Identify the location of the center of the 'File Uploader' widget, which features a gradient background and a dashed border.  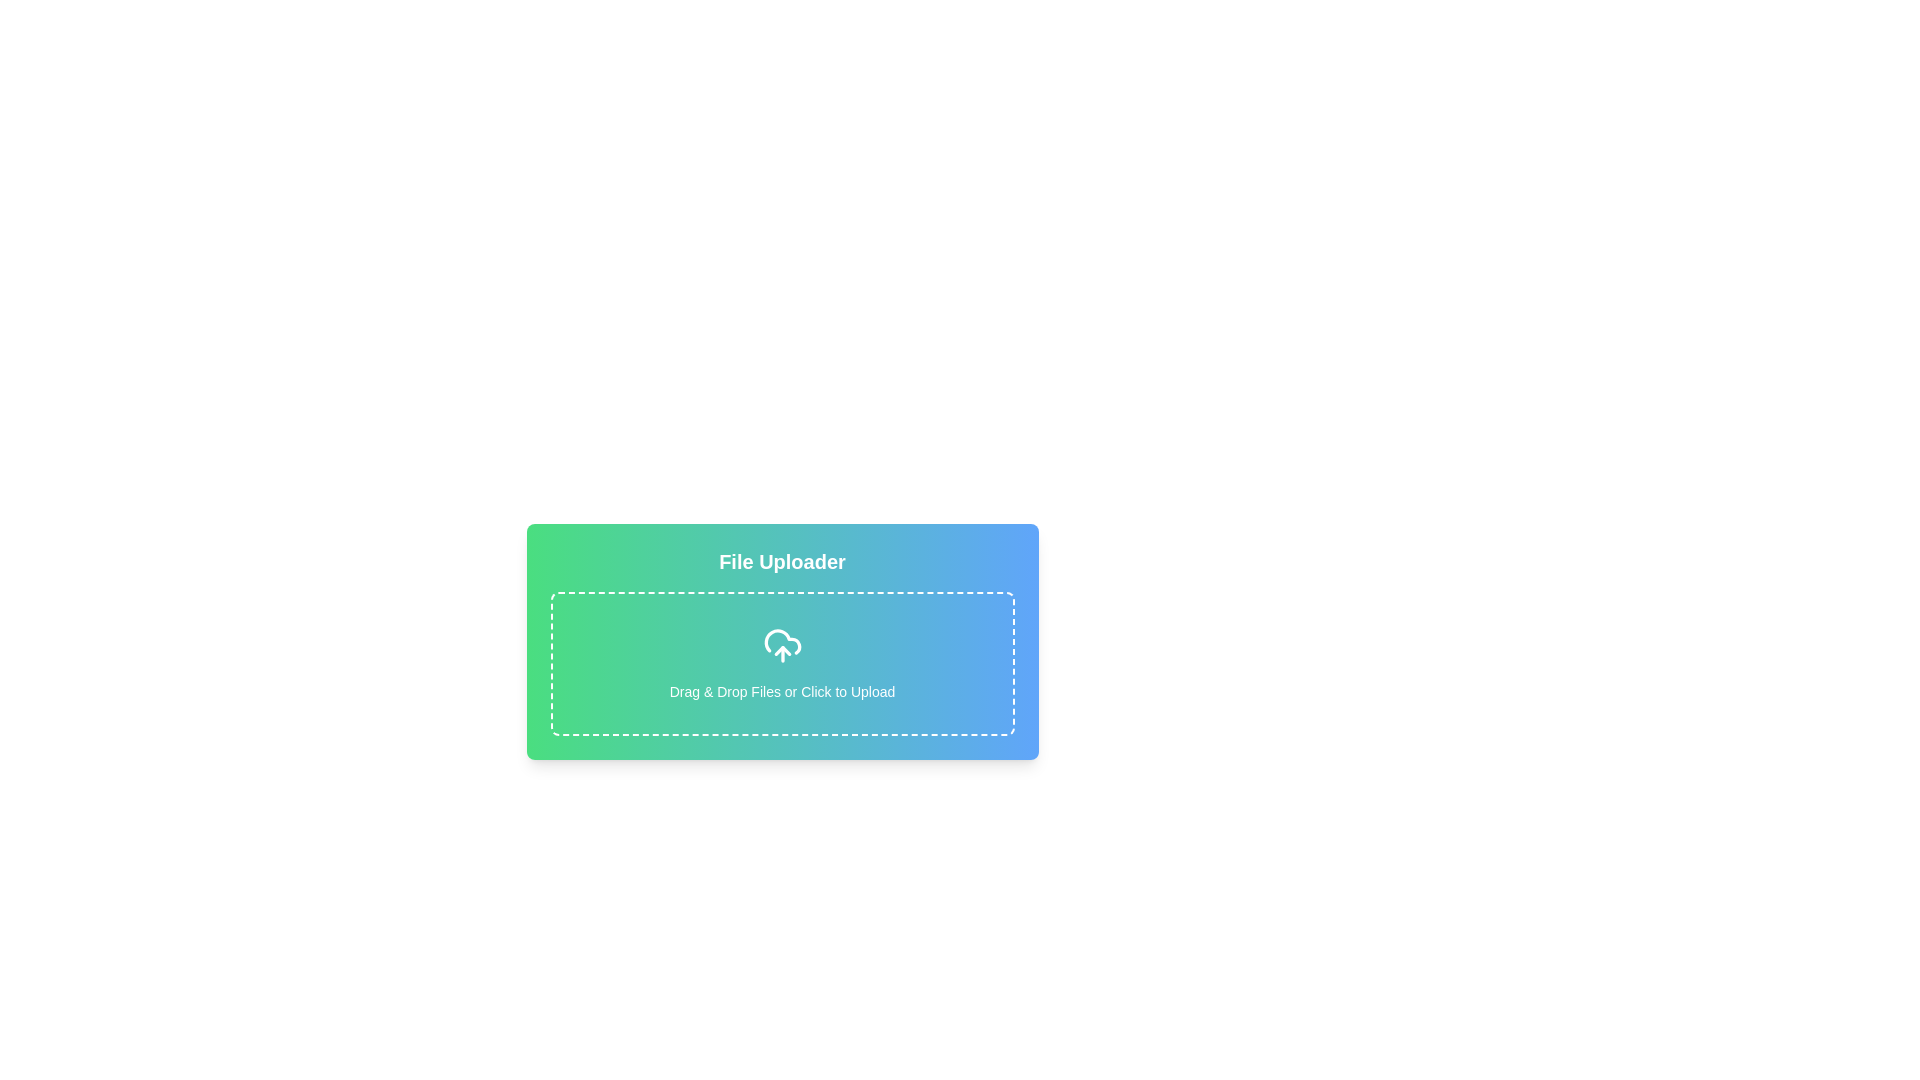
(781, 726).